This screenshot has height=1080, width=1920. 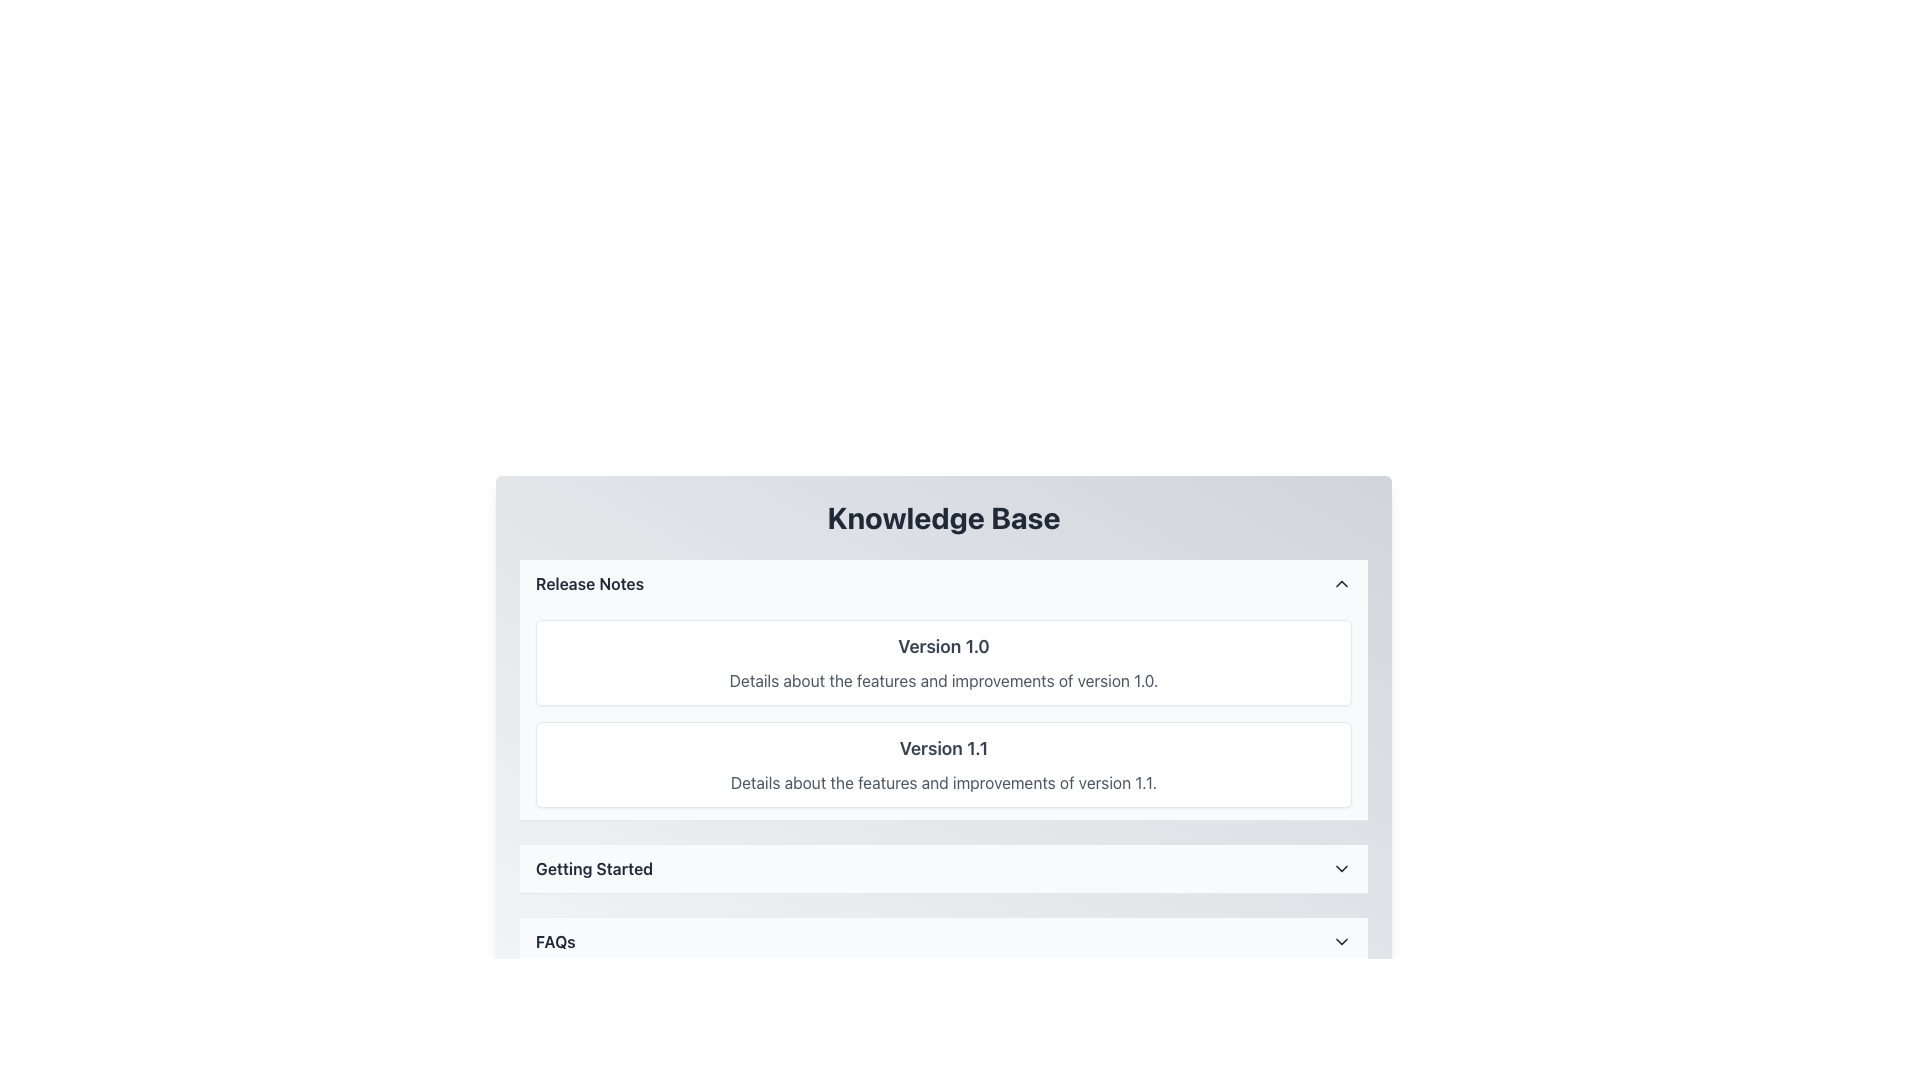 I want to click on gray text that displays 'Details about the features and improvements of version 1.1.' which is located below the header 'Version 1.1', so click(x=943, y=782).